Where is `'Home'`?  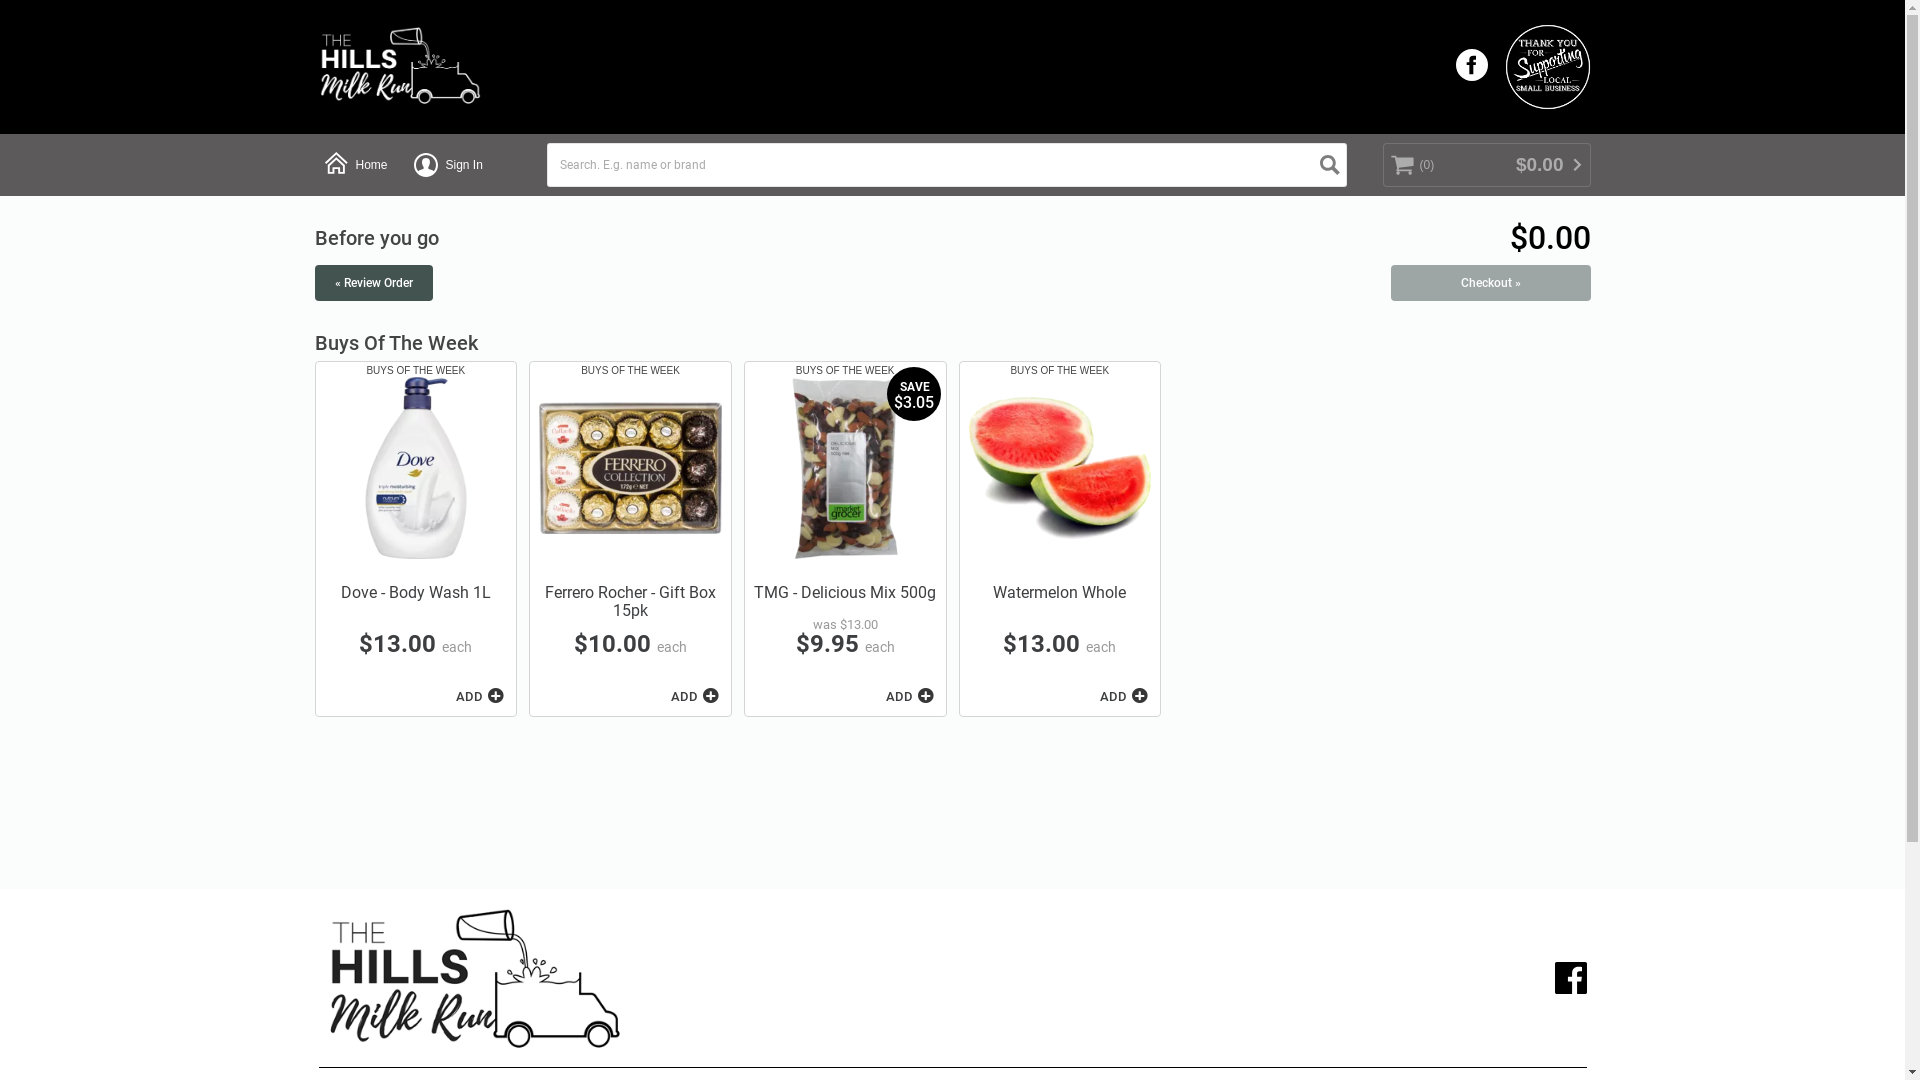
'Home' is located at coordinates (355, 164).